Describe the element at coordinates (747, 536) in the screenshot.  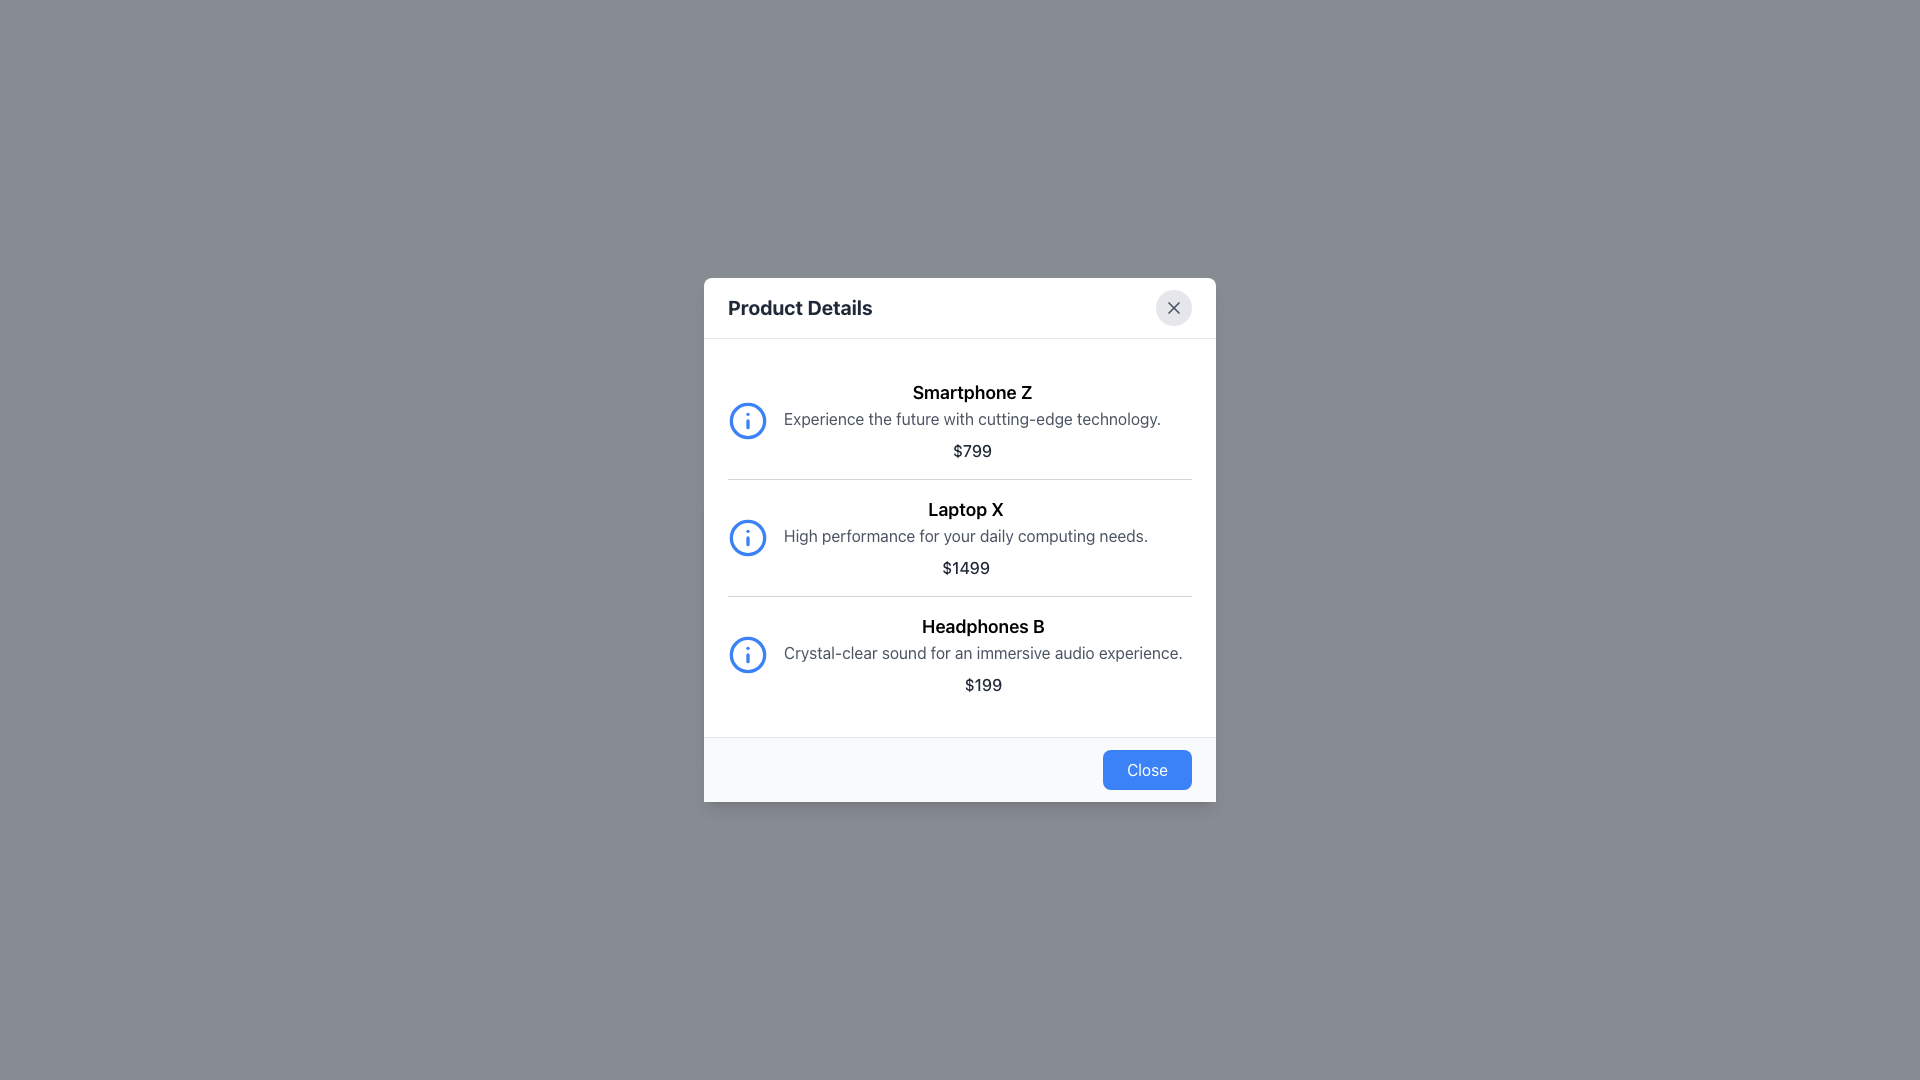
I see `the Graphic Circle icon styled in blue, which is part of the informational section for 'Laptop X', located to the left of the text 'High performance for your daily computing needs'` at that location.